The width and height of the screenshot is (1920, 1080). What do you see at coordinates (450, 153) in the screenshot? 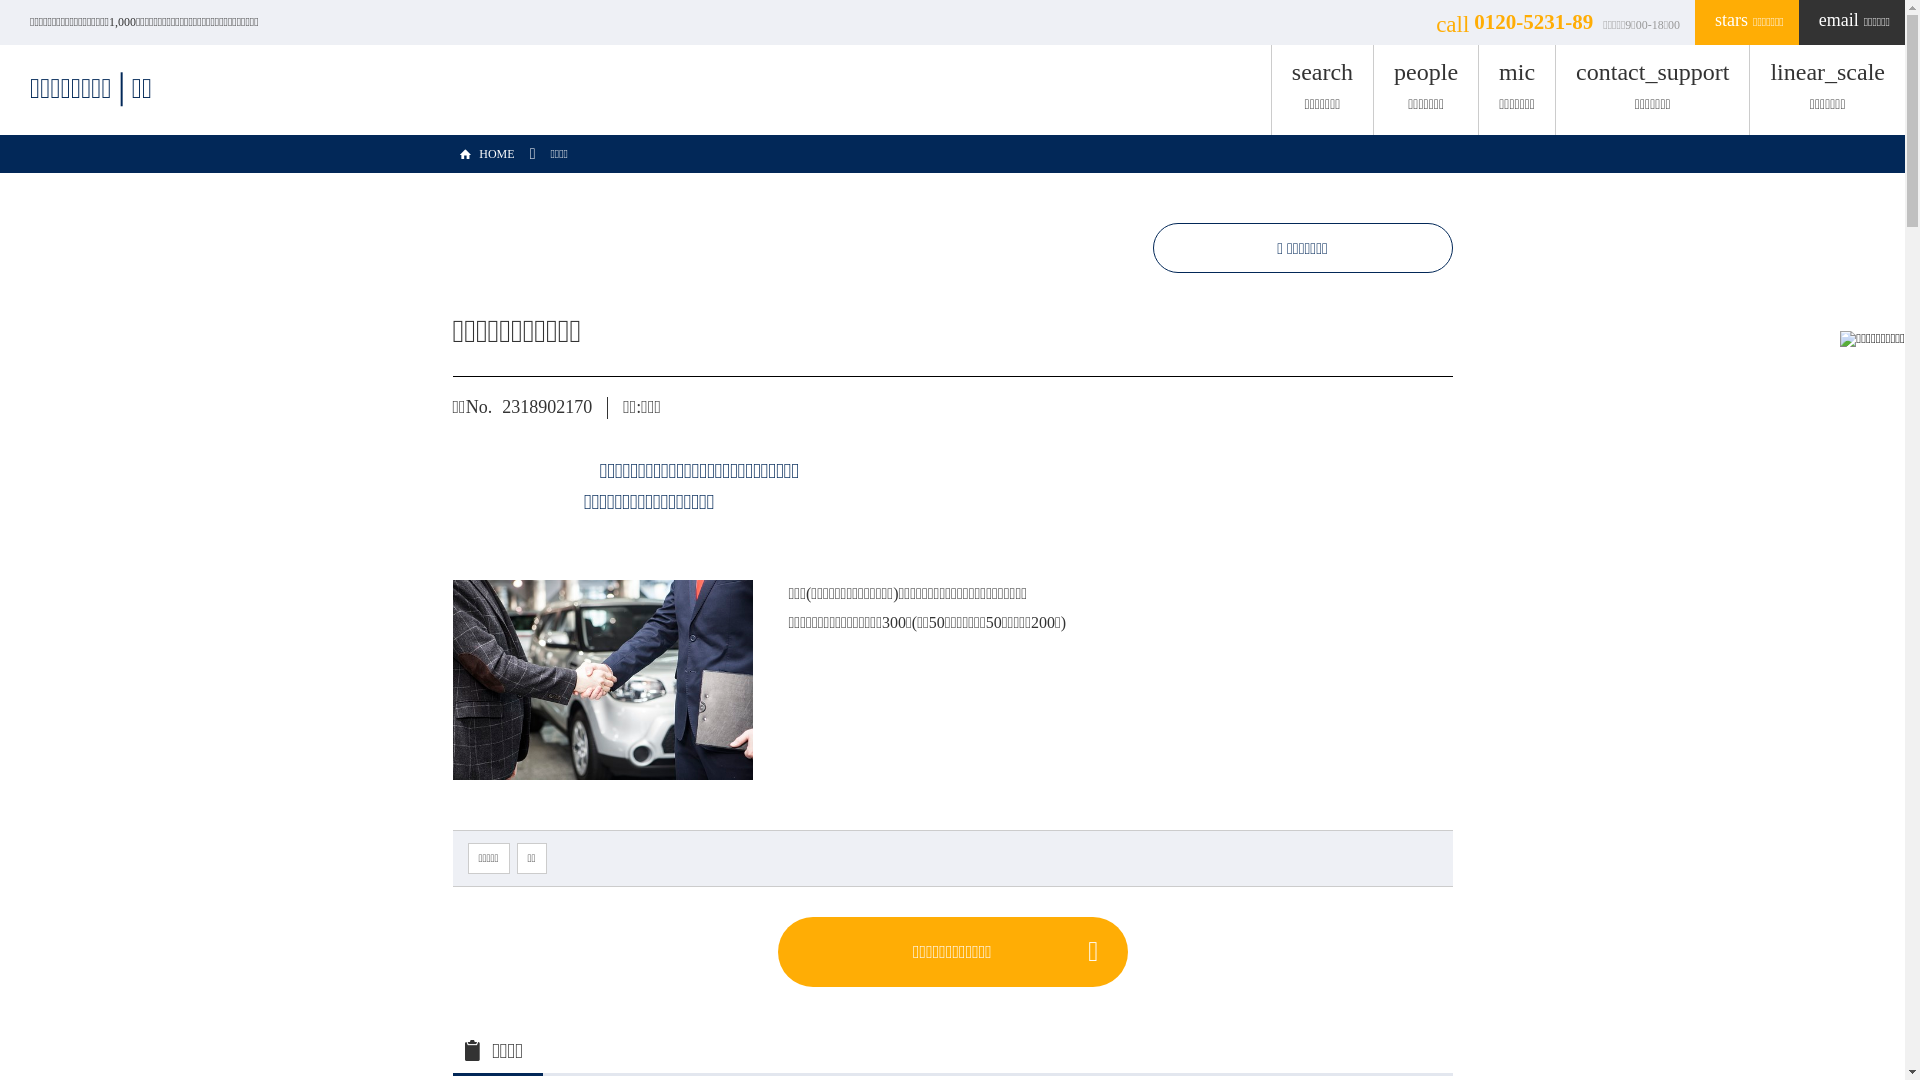
I see `'HOME'` at bounding box center [450, 153].